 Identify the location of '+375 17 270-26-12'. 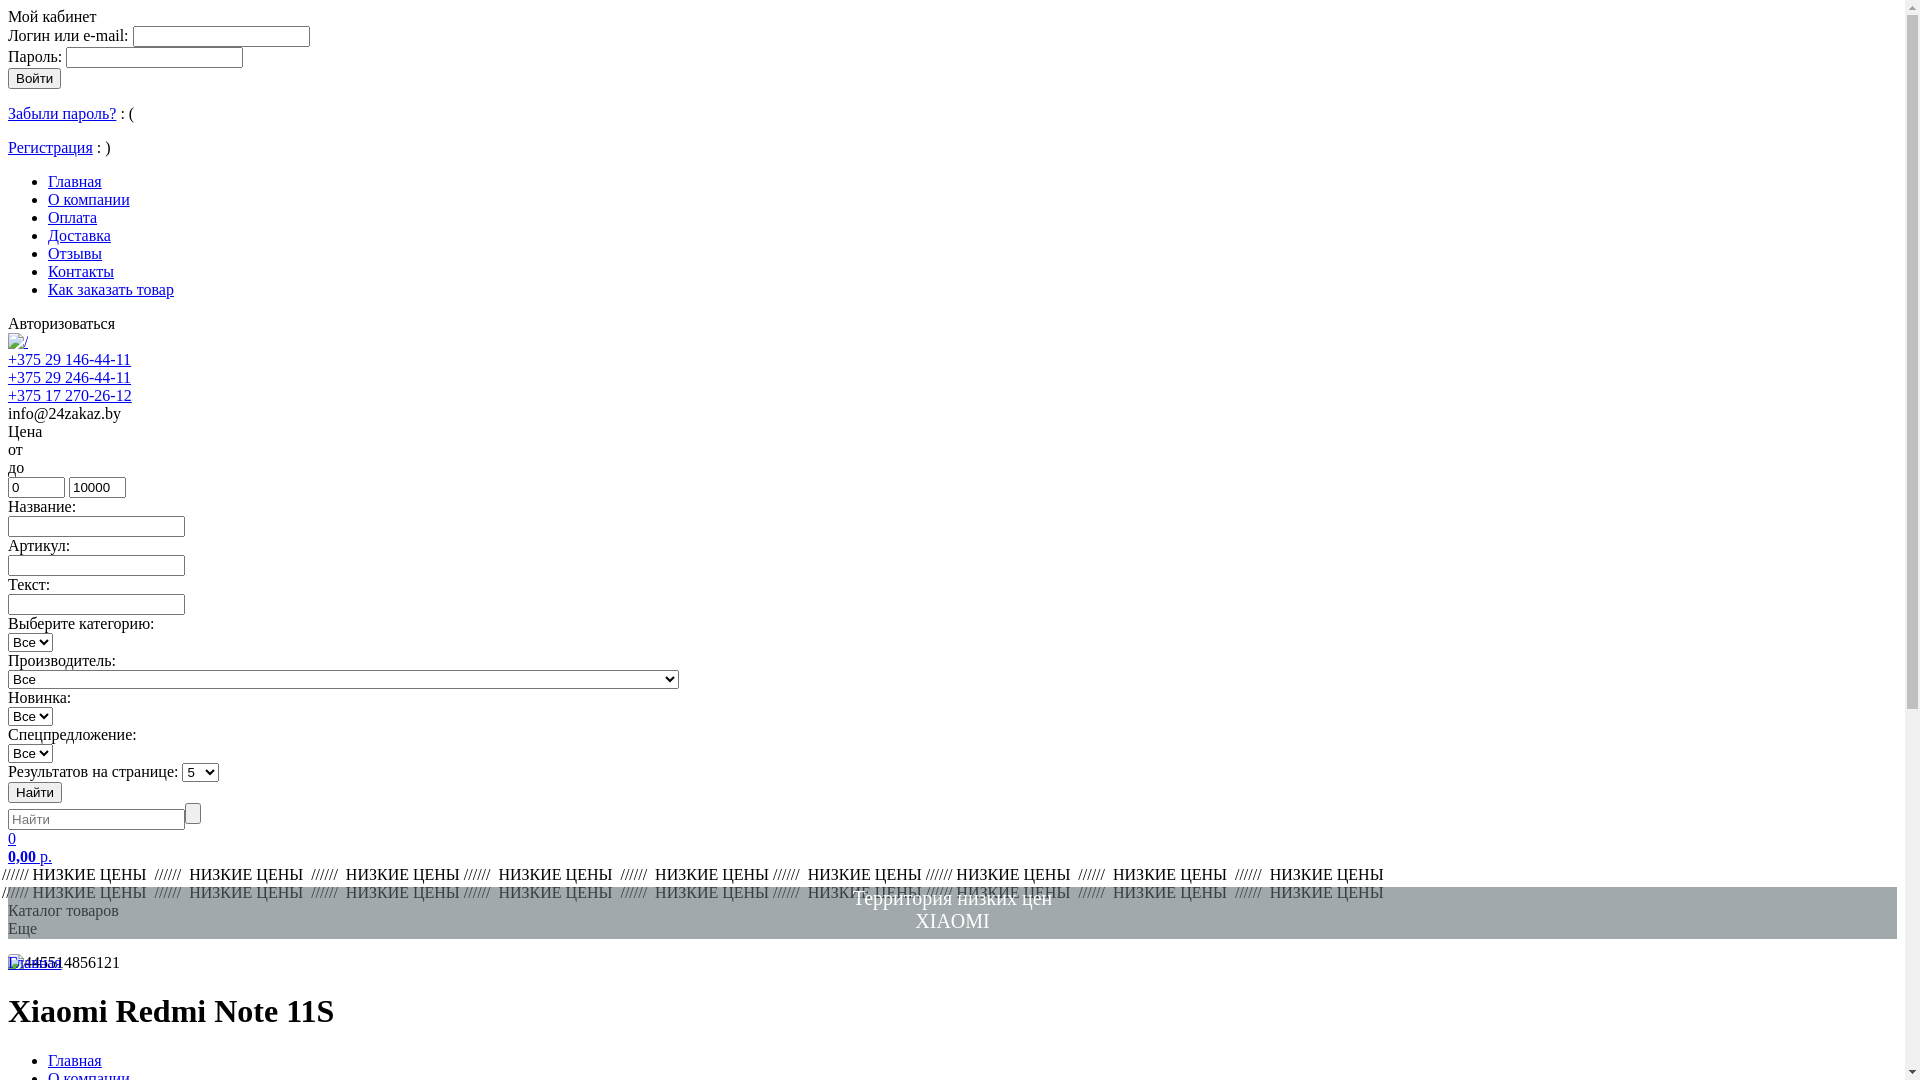
(70, 395).